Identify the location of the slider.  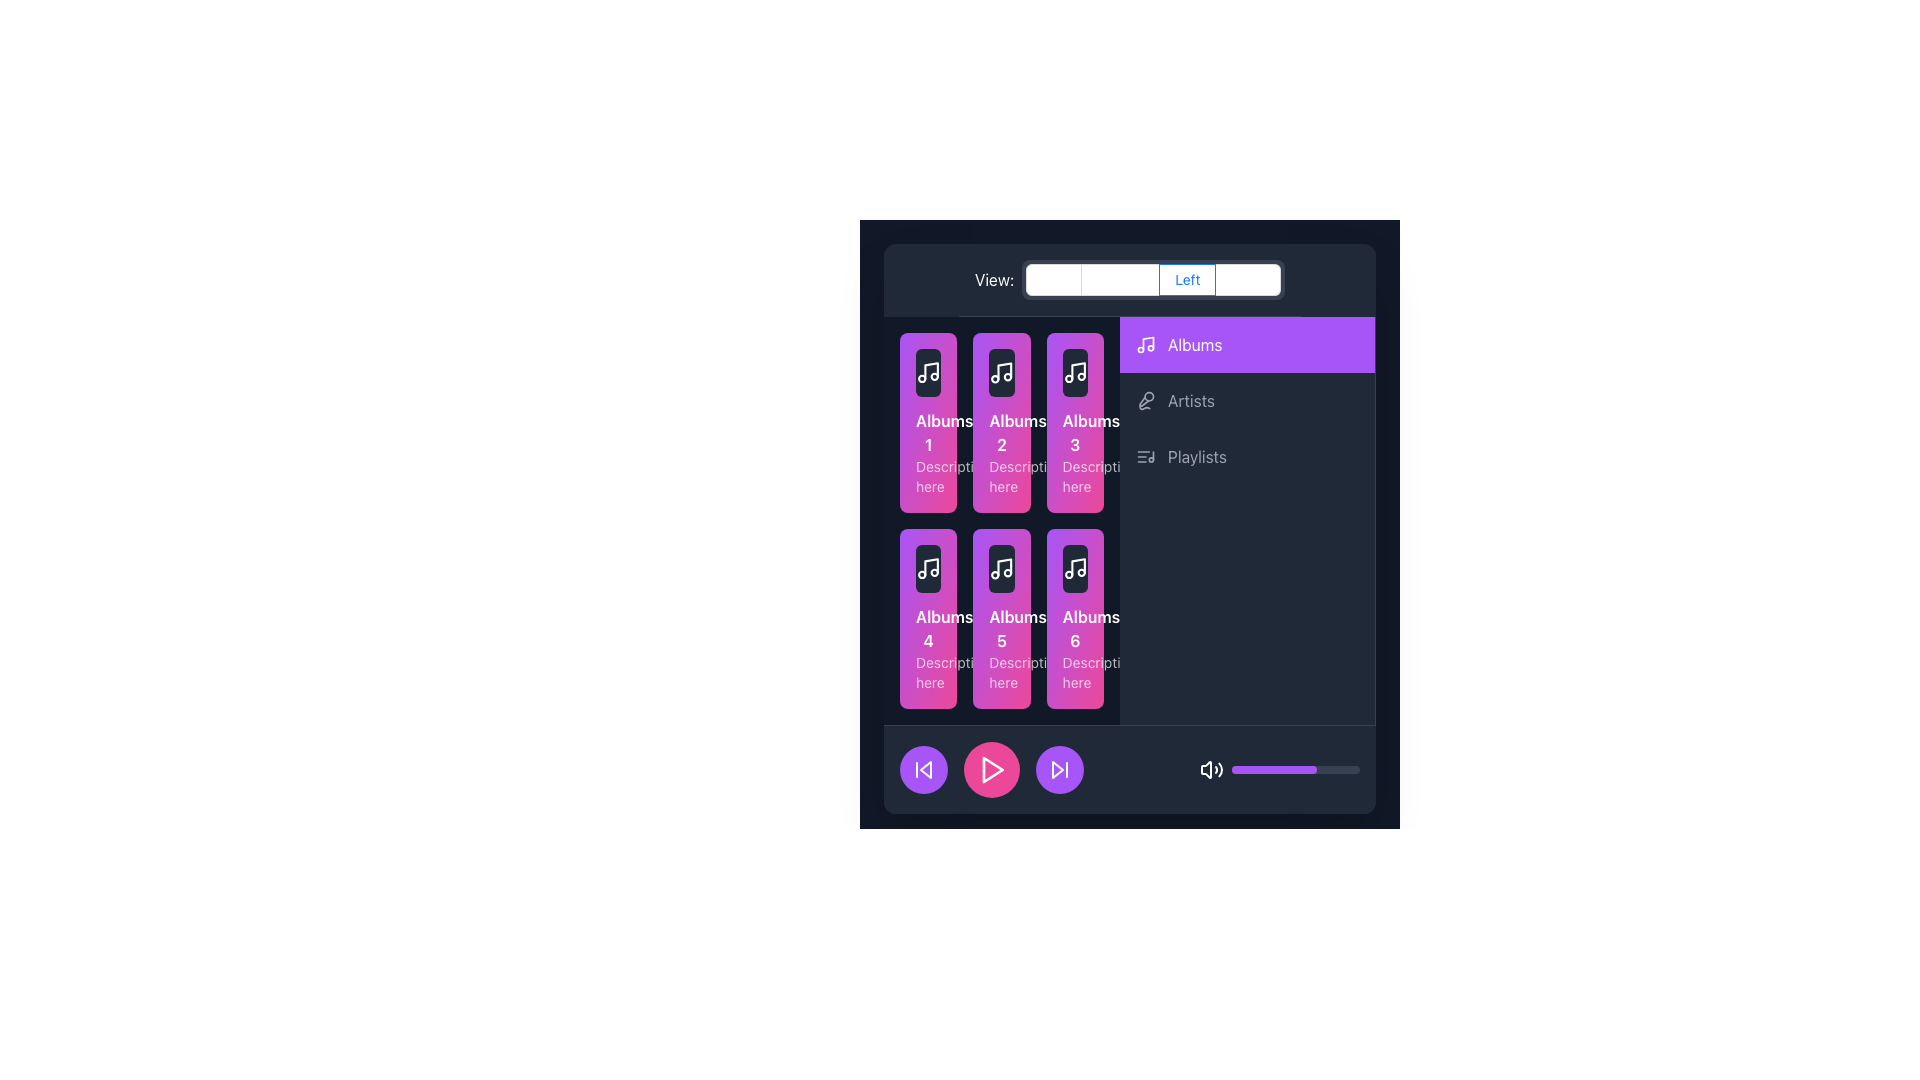
(1310, 769).